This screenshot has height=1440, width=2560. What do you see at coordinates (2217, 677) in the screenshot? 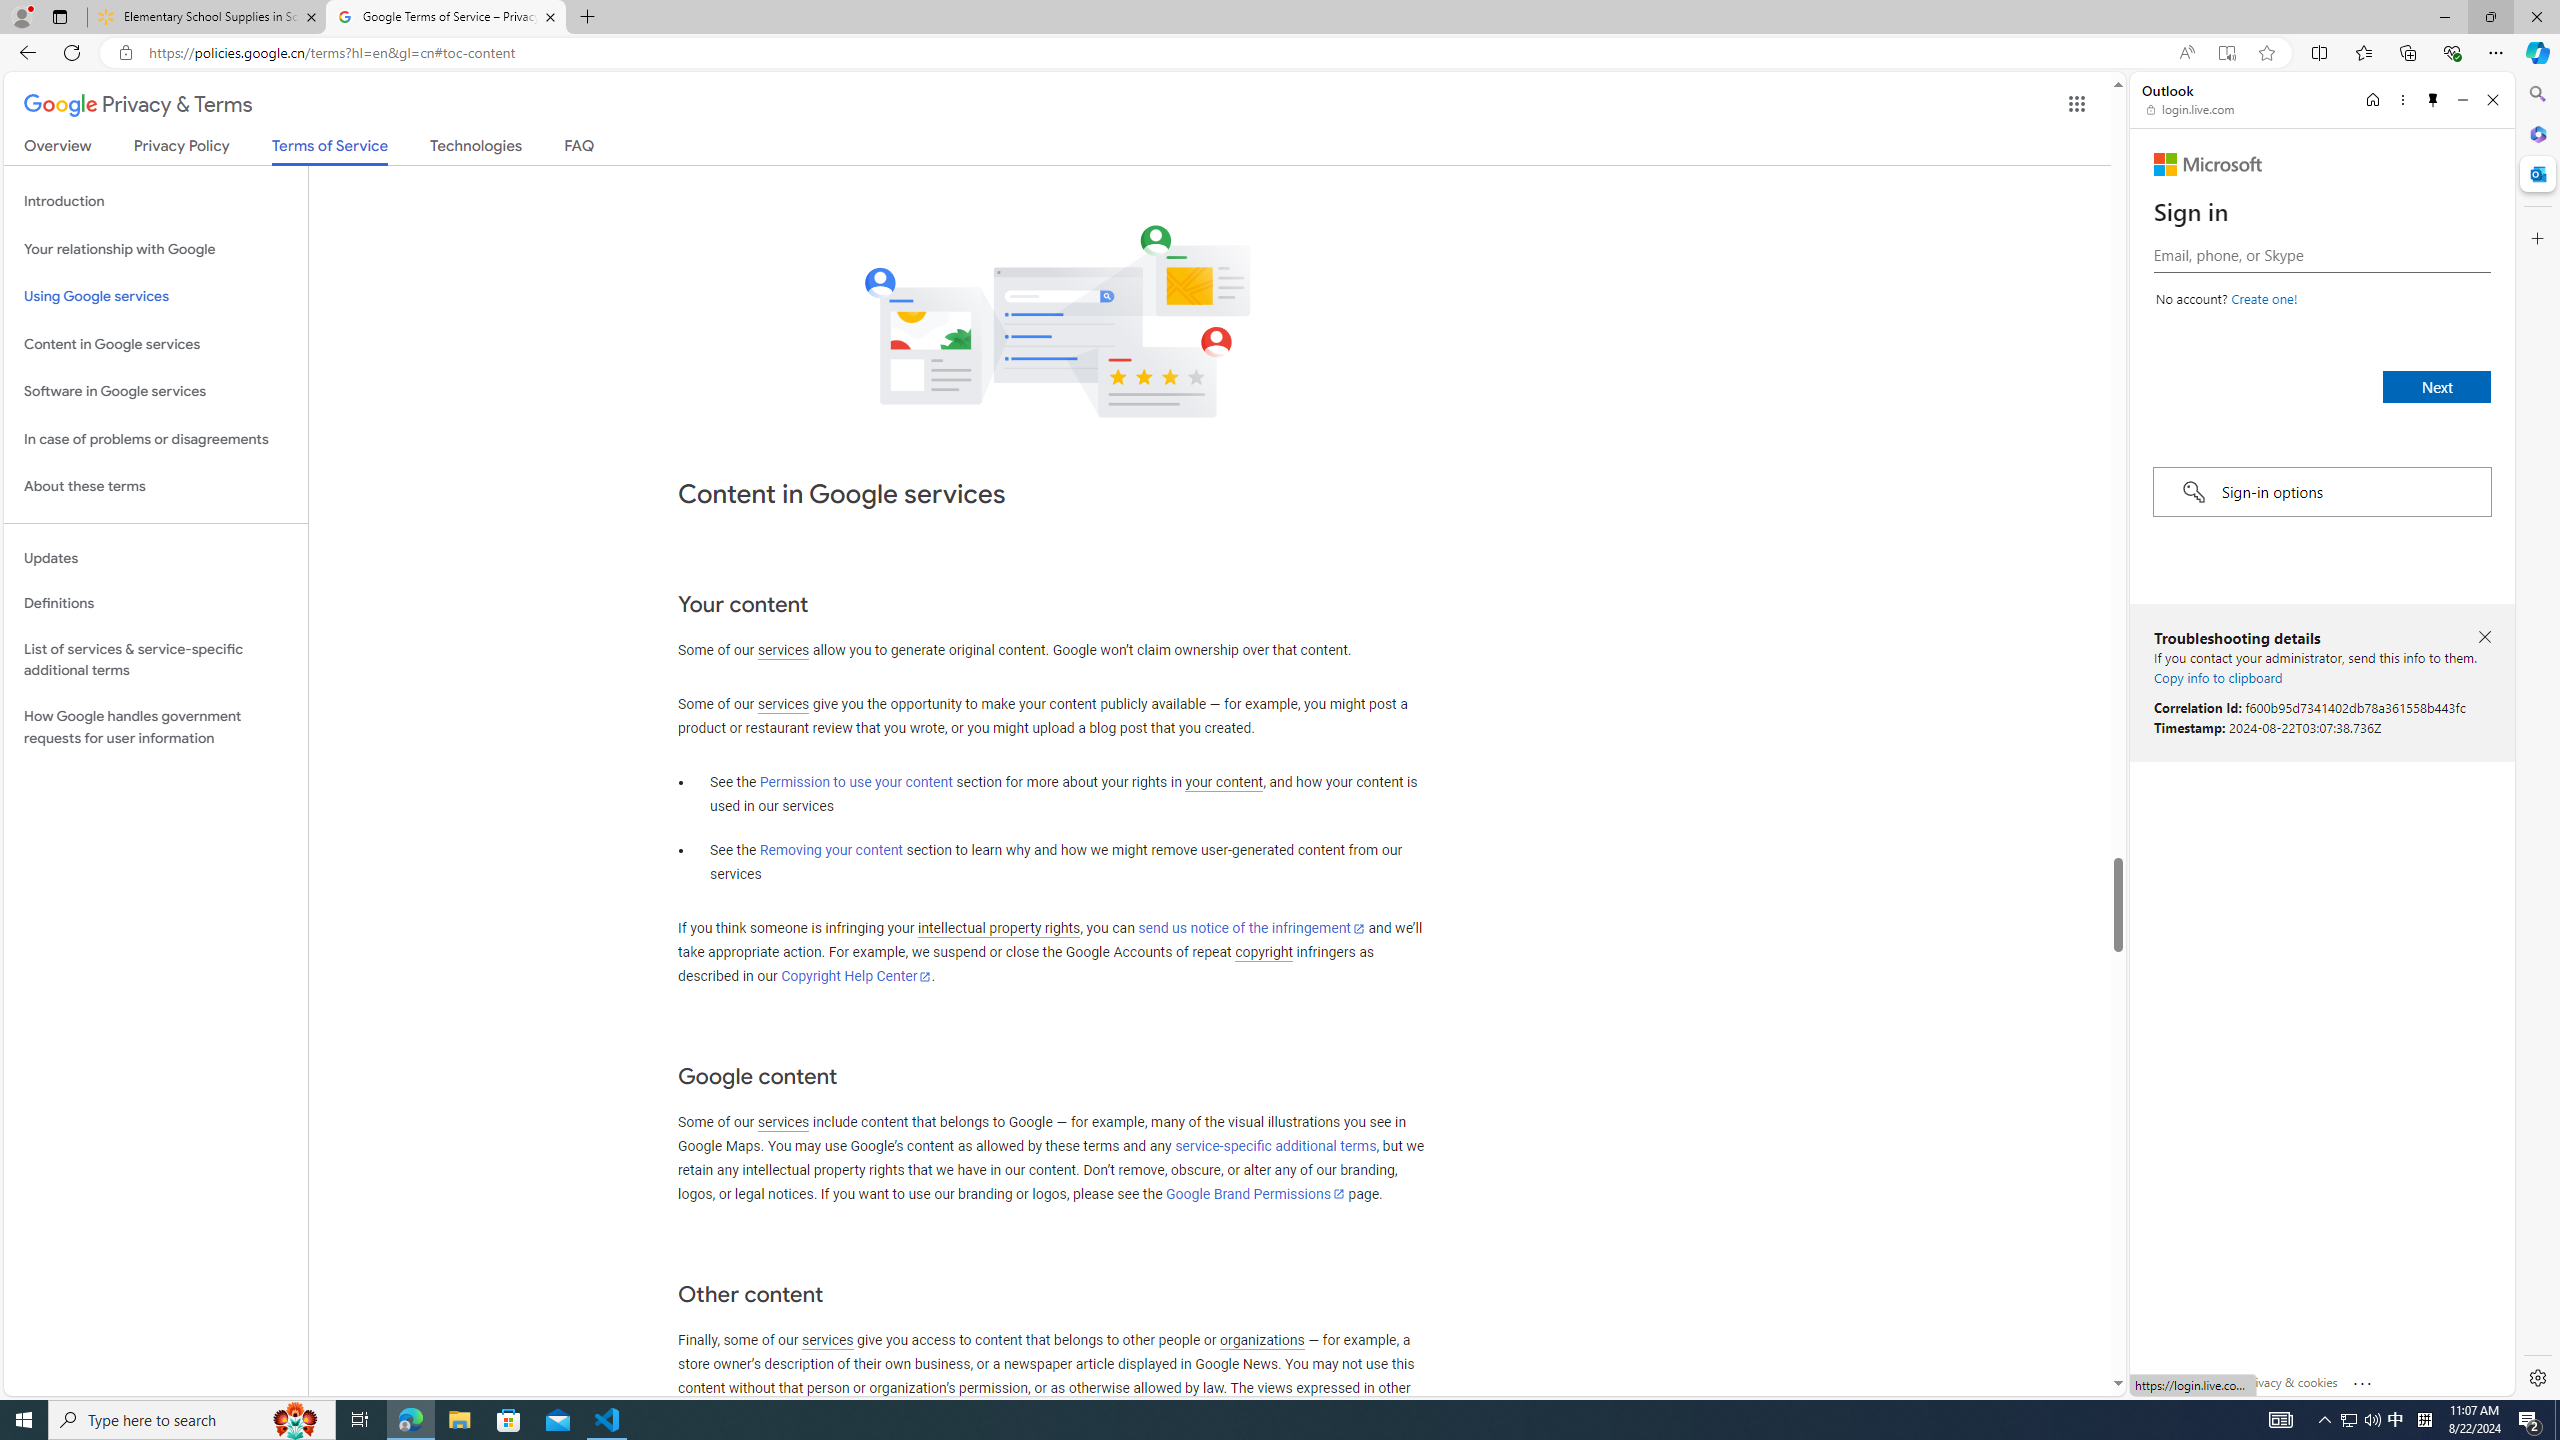
I see `'Copy info to clipboard'` at bounding box center [2217, 677].